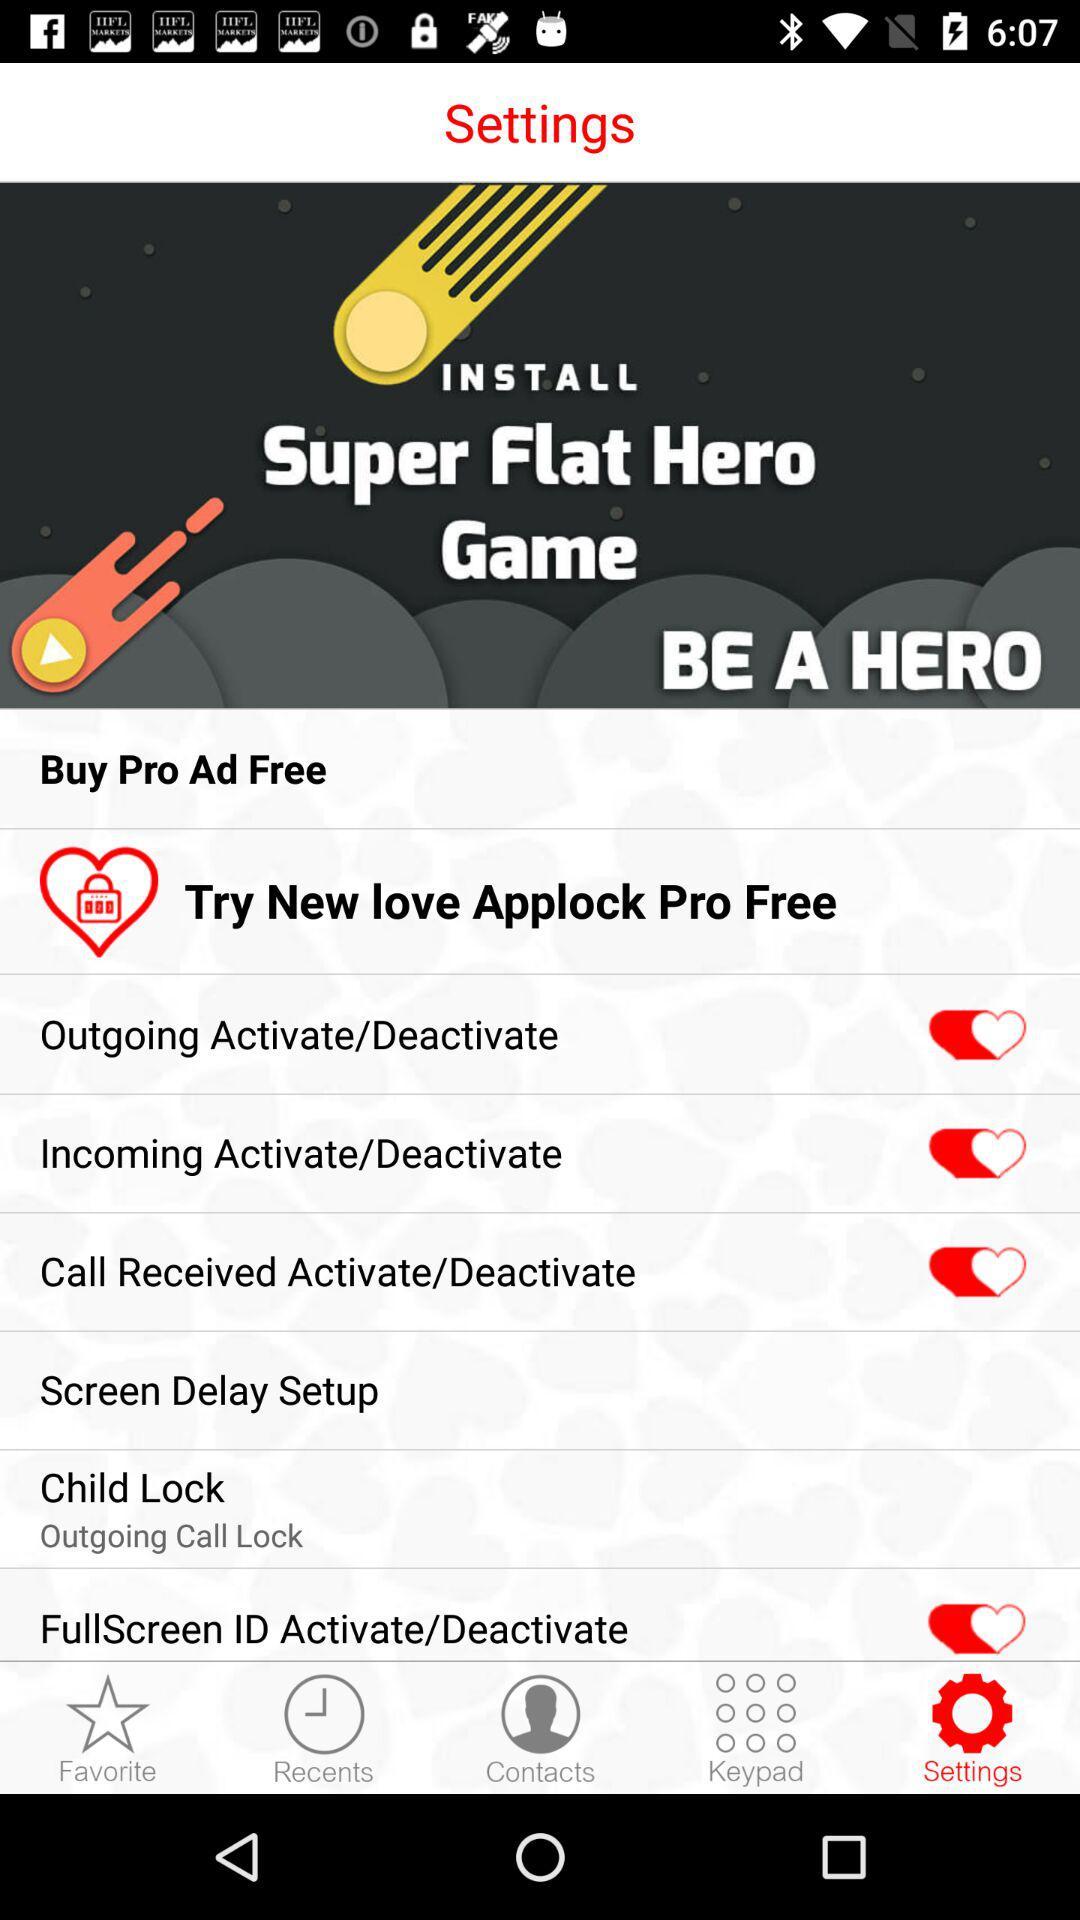 This screenshot has height=1920, width=1080. What do you see at coordinates (974, 1271) in the screenshot?
I see `the favorite icon` at bounding box center [974, 1271].